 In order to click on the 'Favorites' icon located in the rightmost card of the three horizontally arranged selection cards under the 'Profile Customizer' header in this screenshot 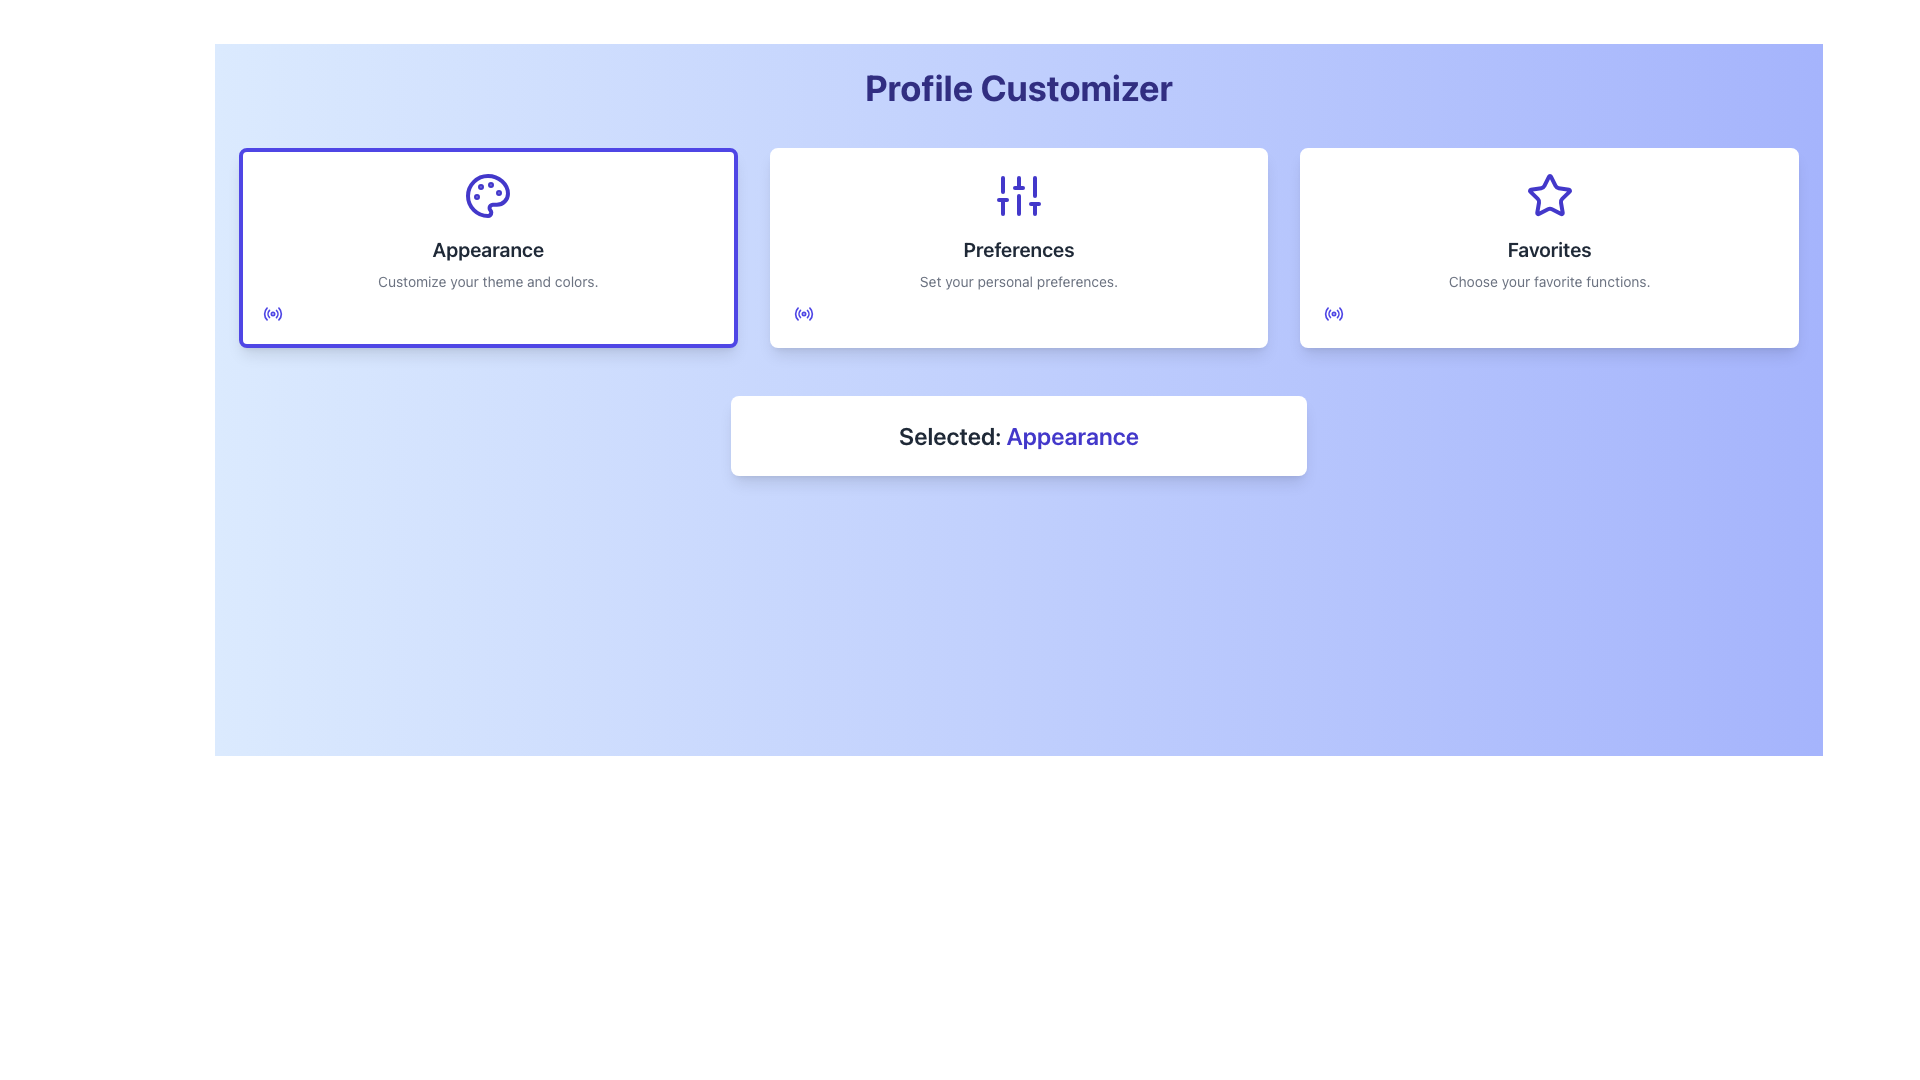, I will do `click(1548, 195)`.